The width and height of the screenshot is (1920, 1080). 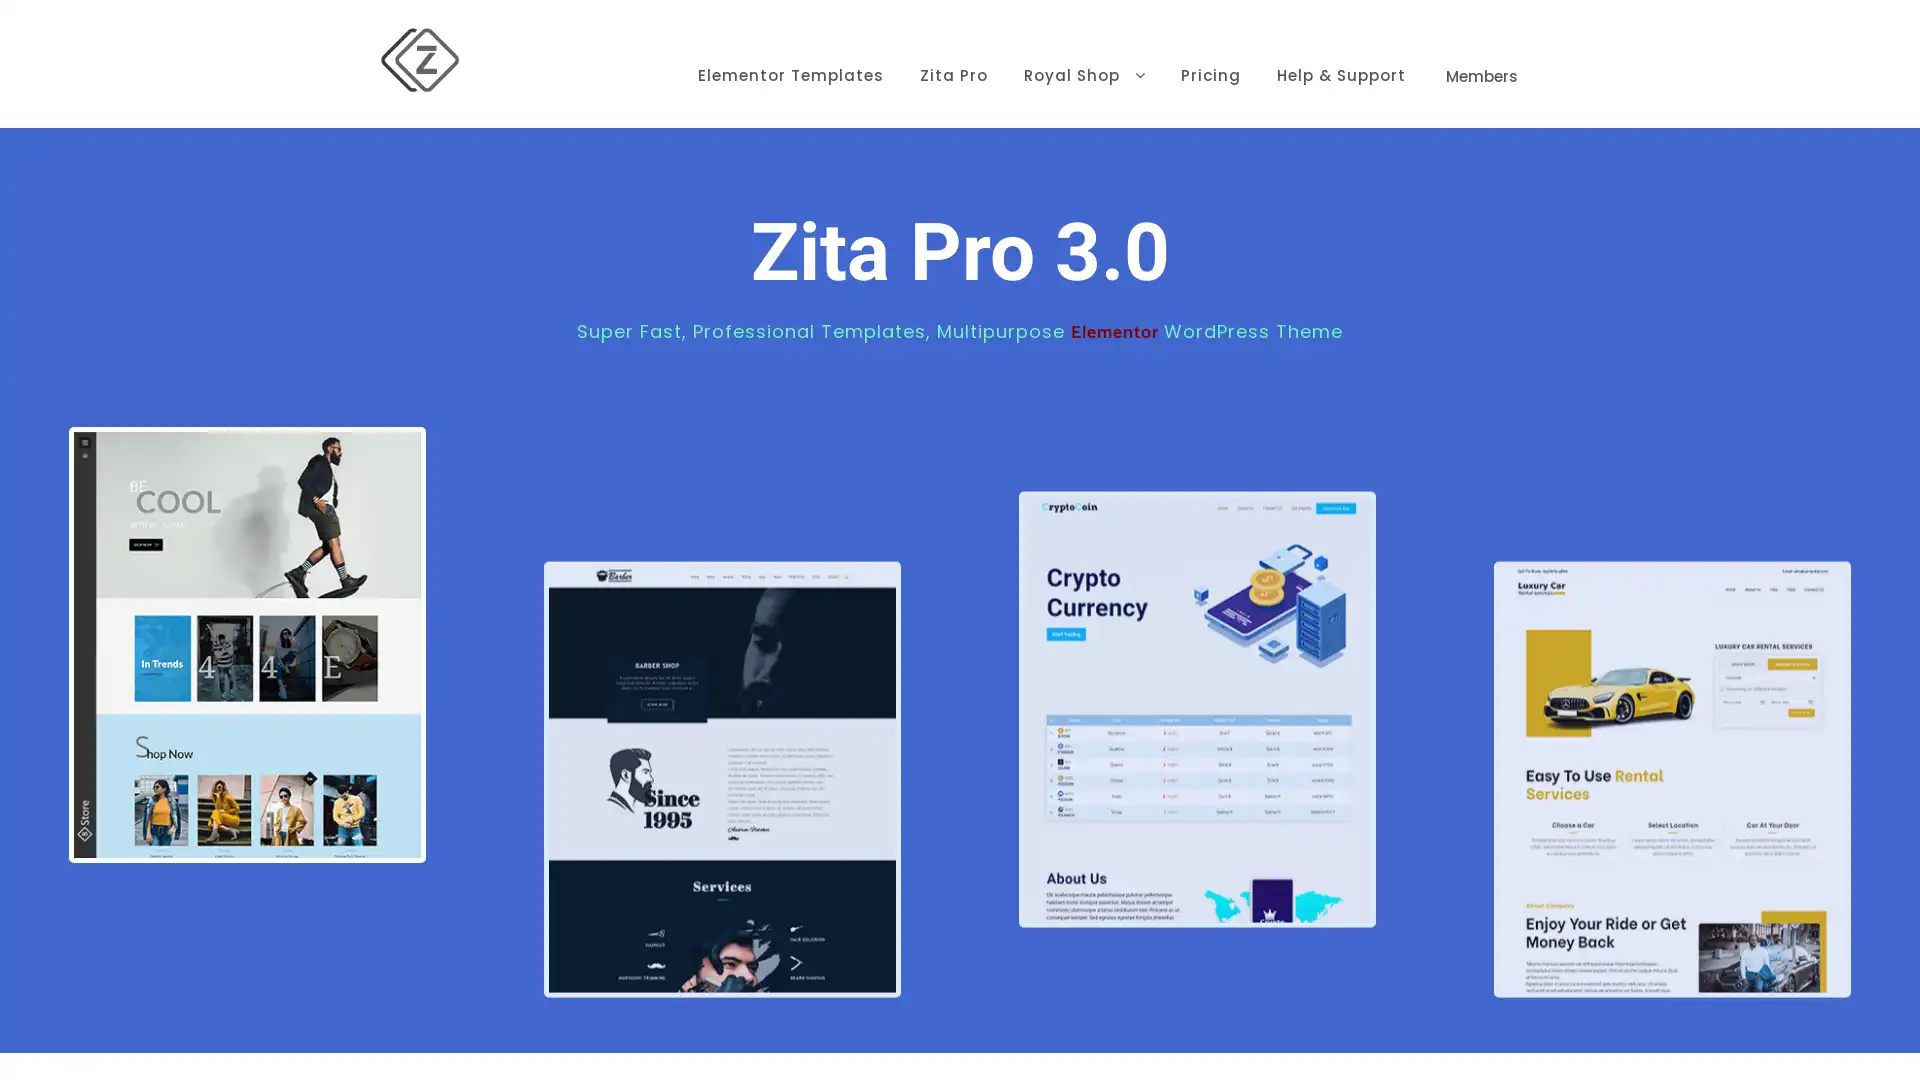 I want to click on Members, so click(x=1482, y=45).